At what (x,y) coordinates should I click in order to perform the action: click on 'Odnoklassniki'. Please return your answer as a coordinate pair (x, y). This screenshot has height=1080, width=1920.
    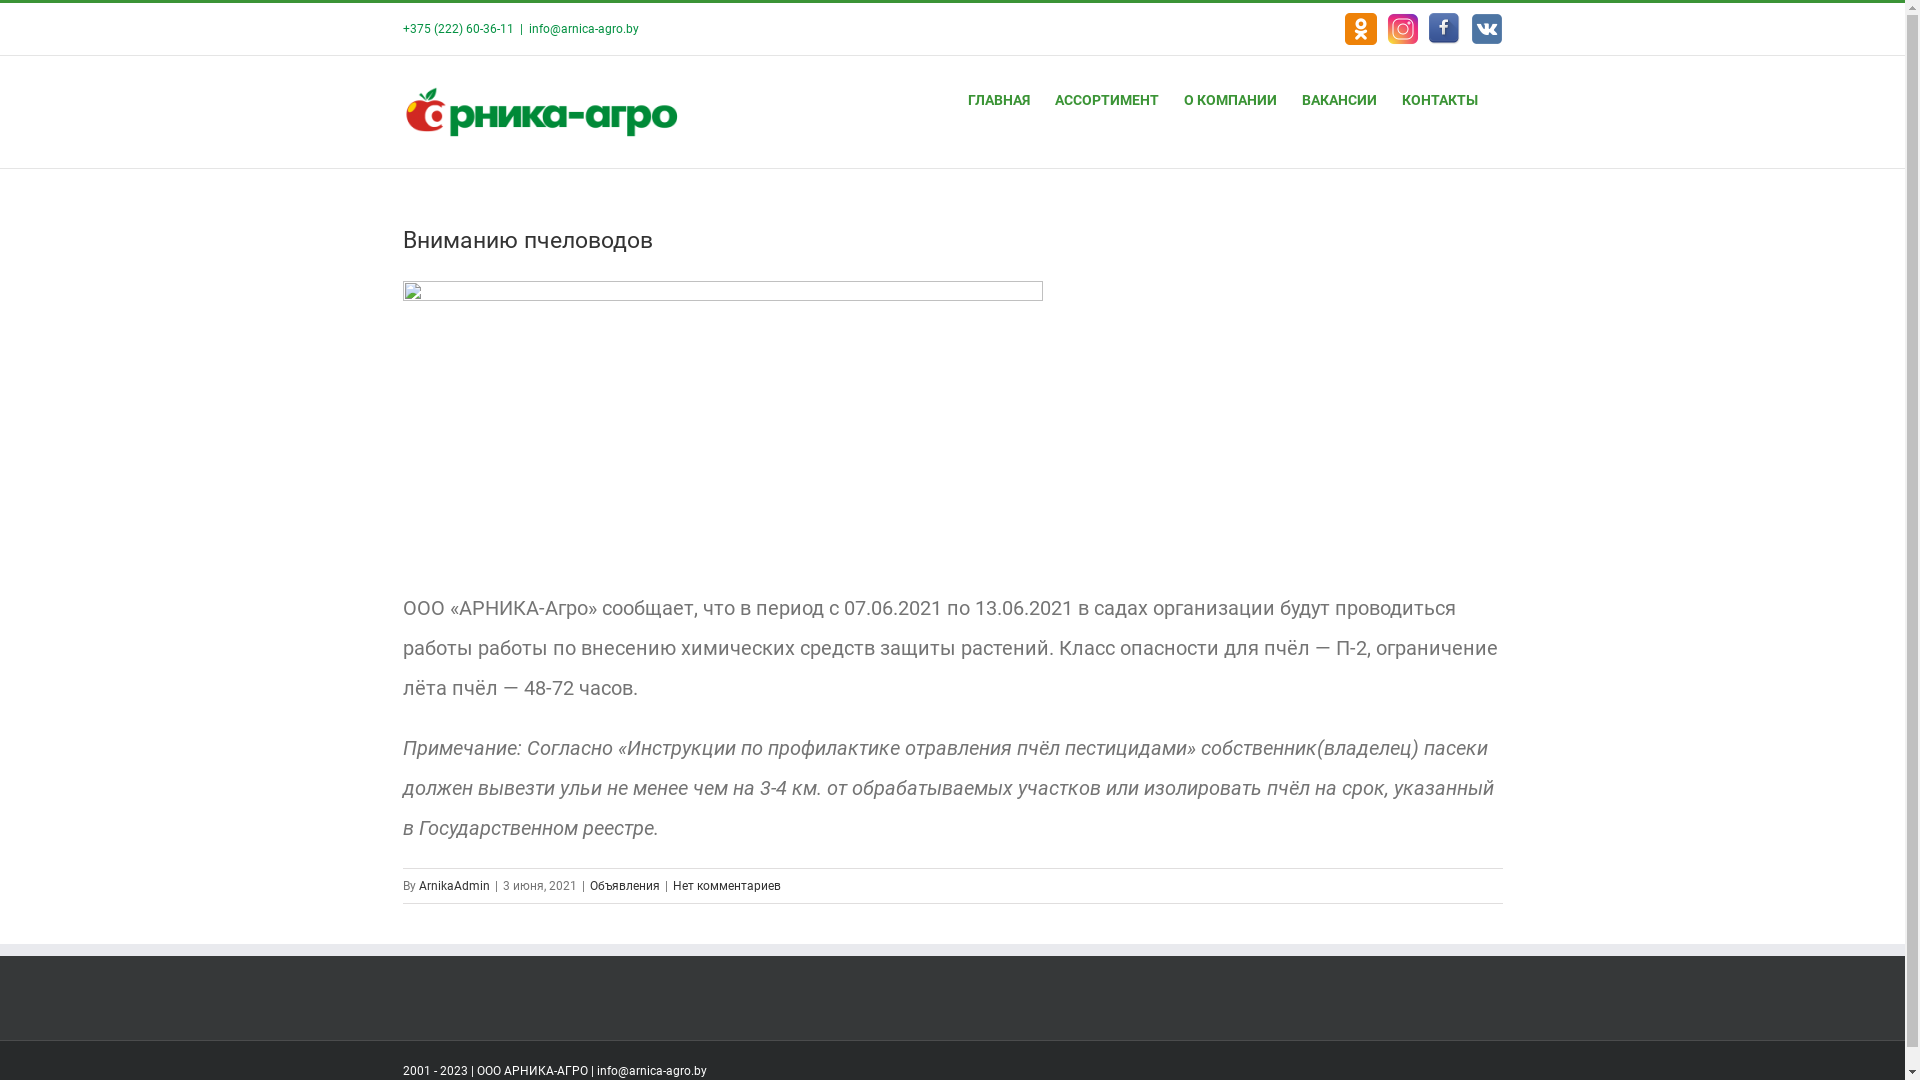
    Looking at the image, I should click on (1344, 29).